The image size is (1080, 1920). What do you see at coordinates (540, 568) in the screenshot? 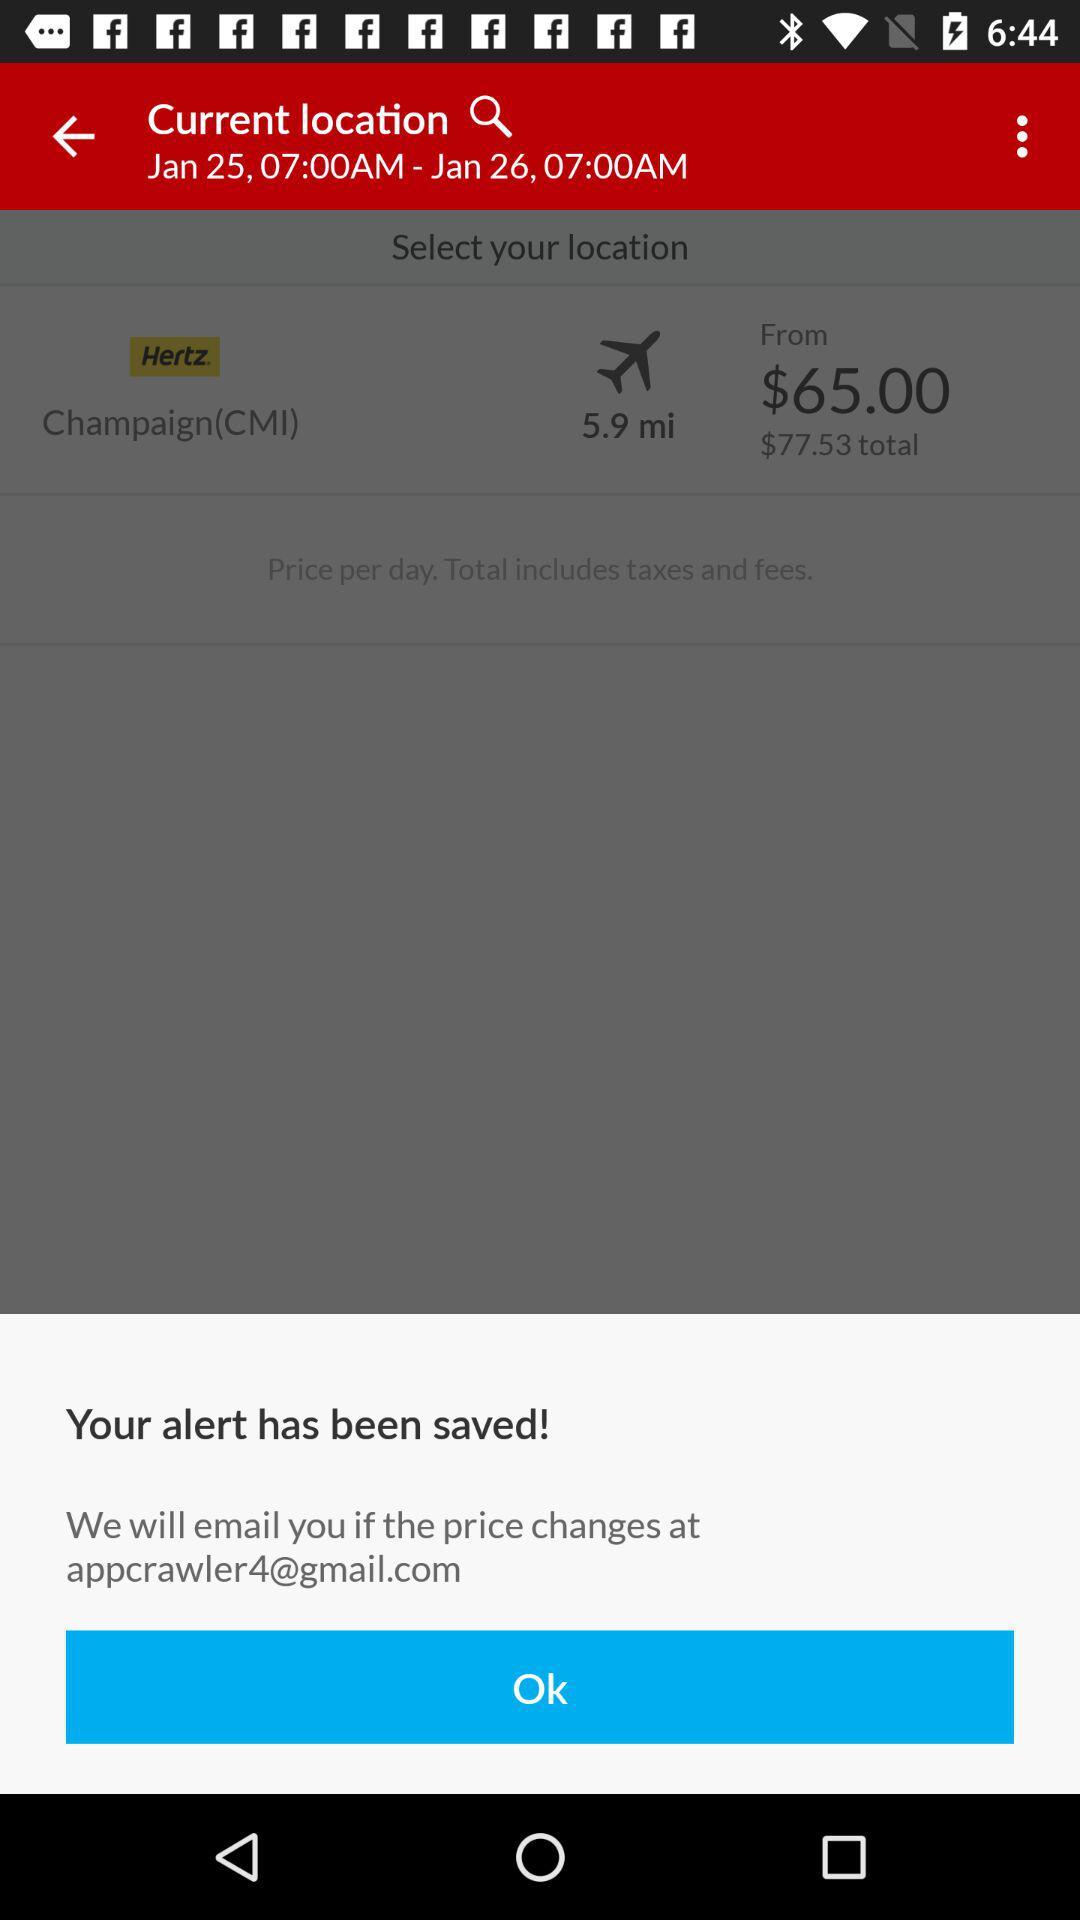
I see `icon above your alert has item` at bounding box center [540, 568].